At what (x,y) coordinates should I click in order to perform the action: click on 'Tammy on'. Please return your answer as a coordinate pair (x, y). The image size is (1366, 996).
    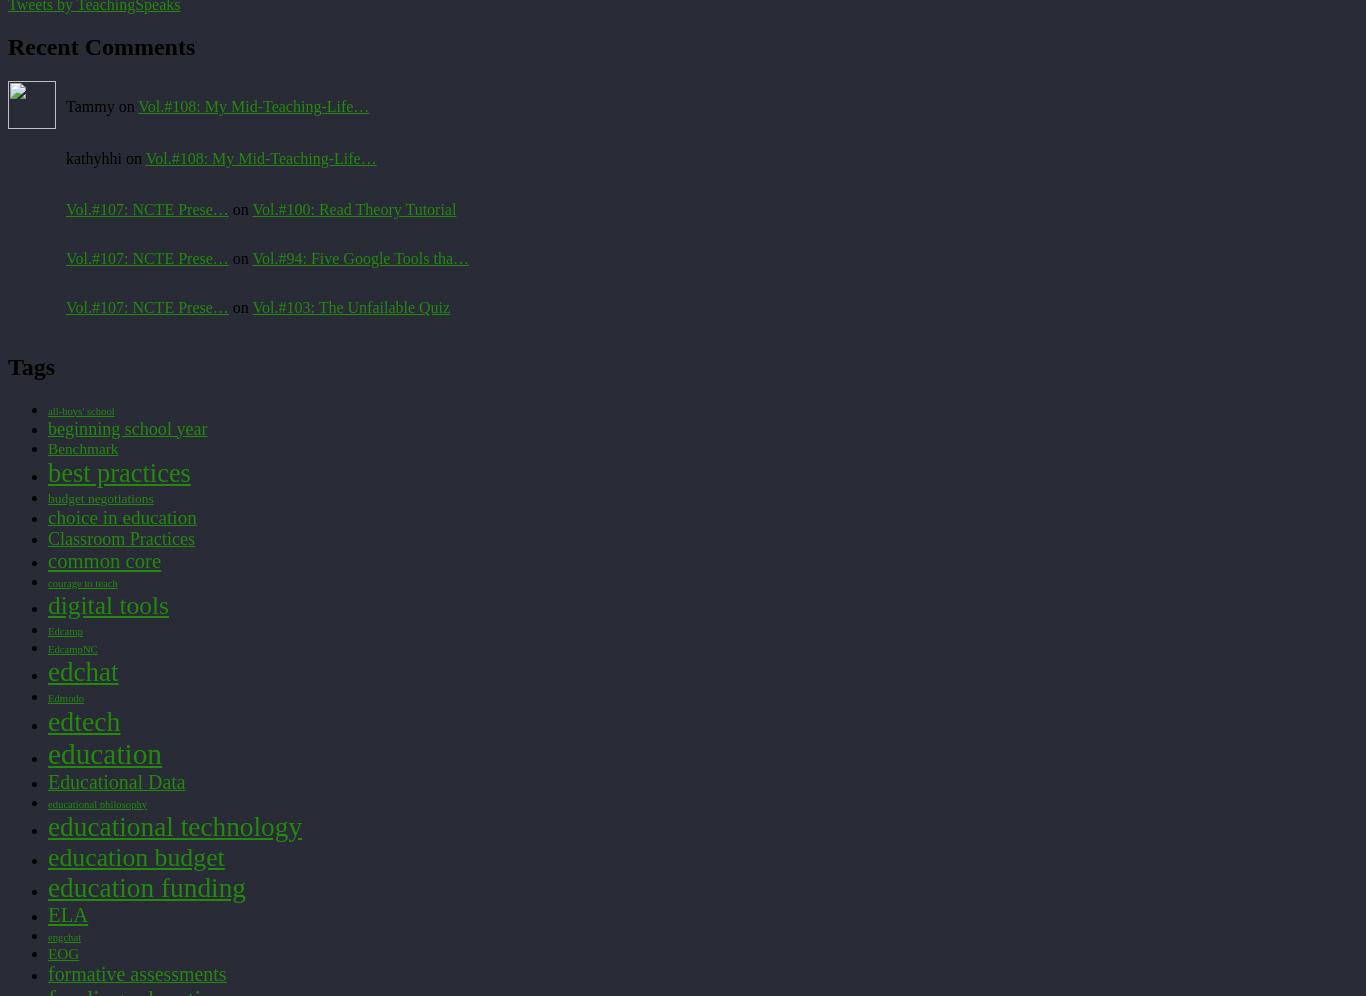
    Looking at the image, I should click on (102, 106).